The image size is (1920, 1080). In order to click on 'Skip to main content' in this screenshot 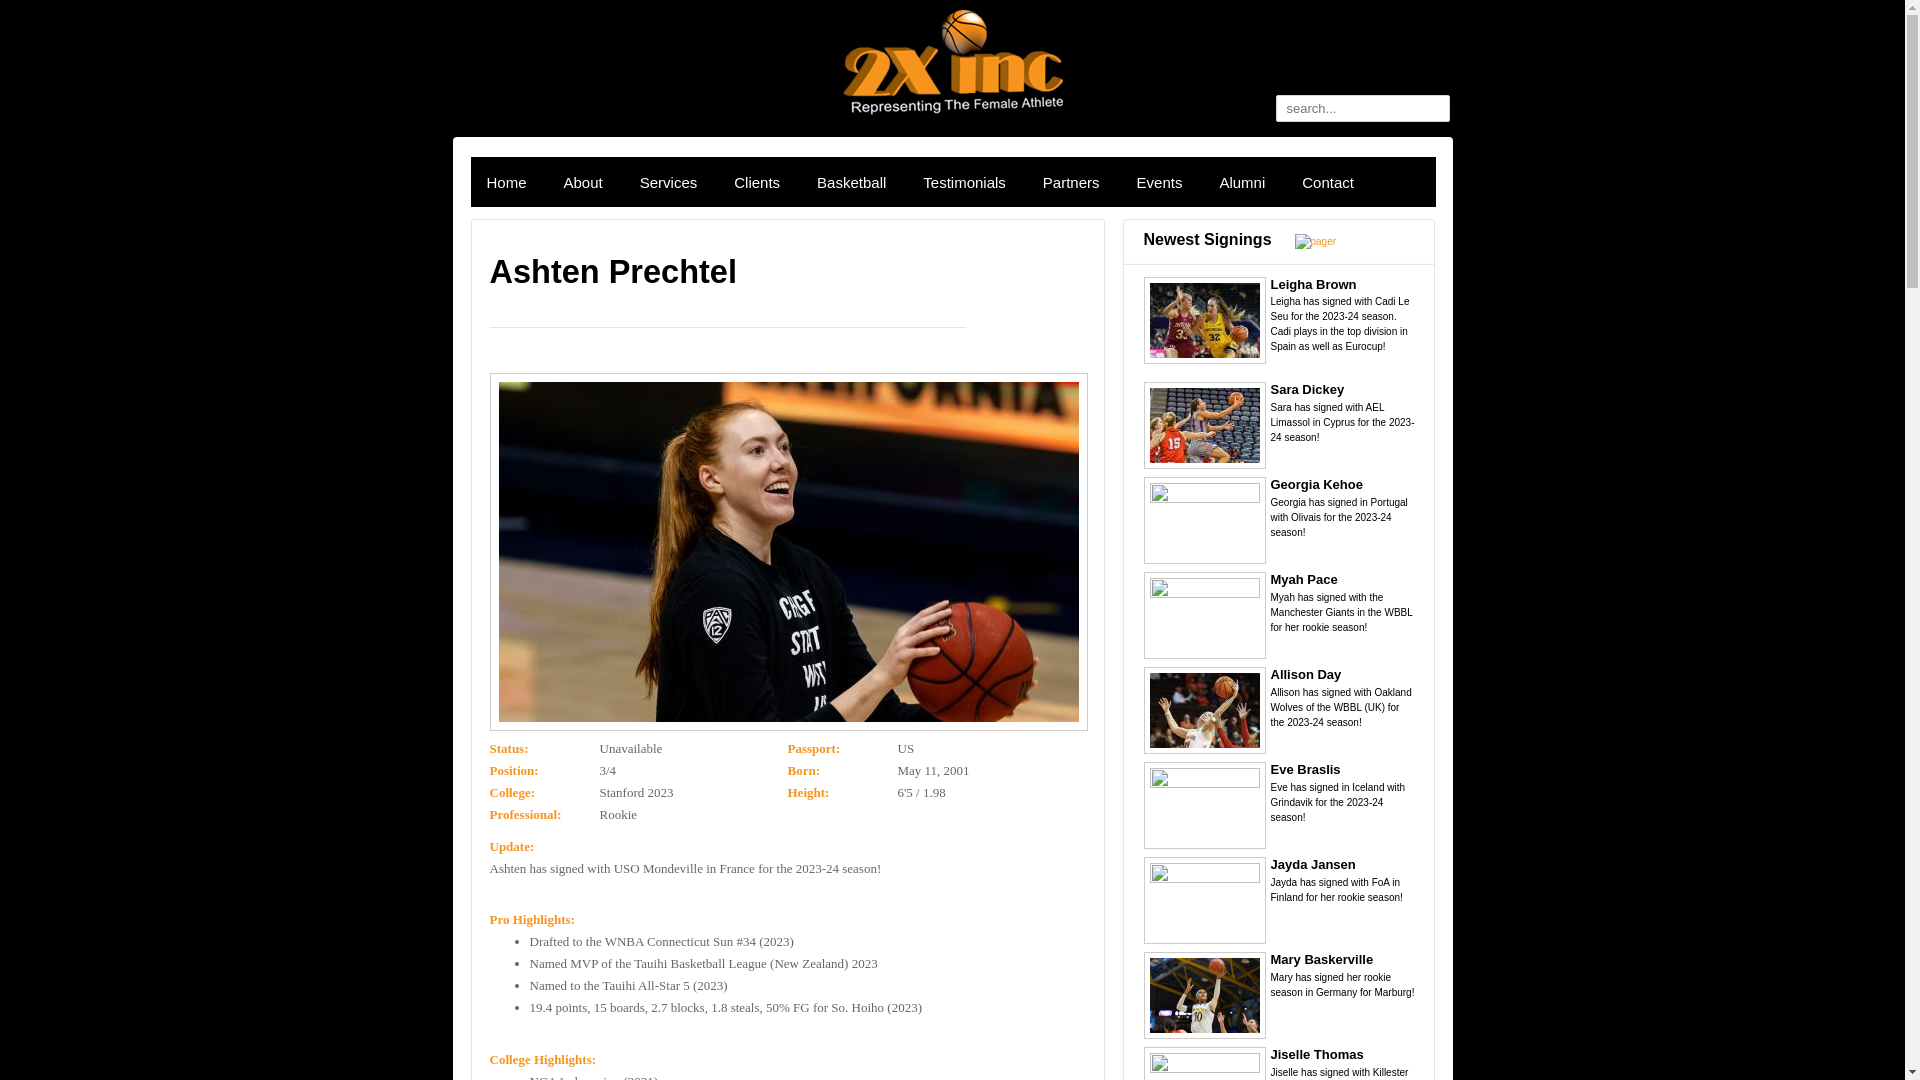, I will do `click(862, 0)`.